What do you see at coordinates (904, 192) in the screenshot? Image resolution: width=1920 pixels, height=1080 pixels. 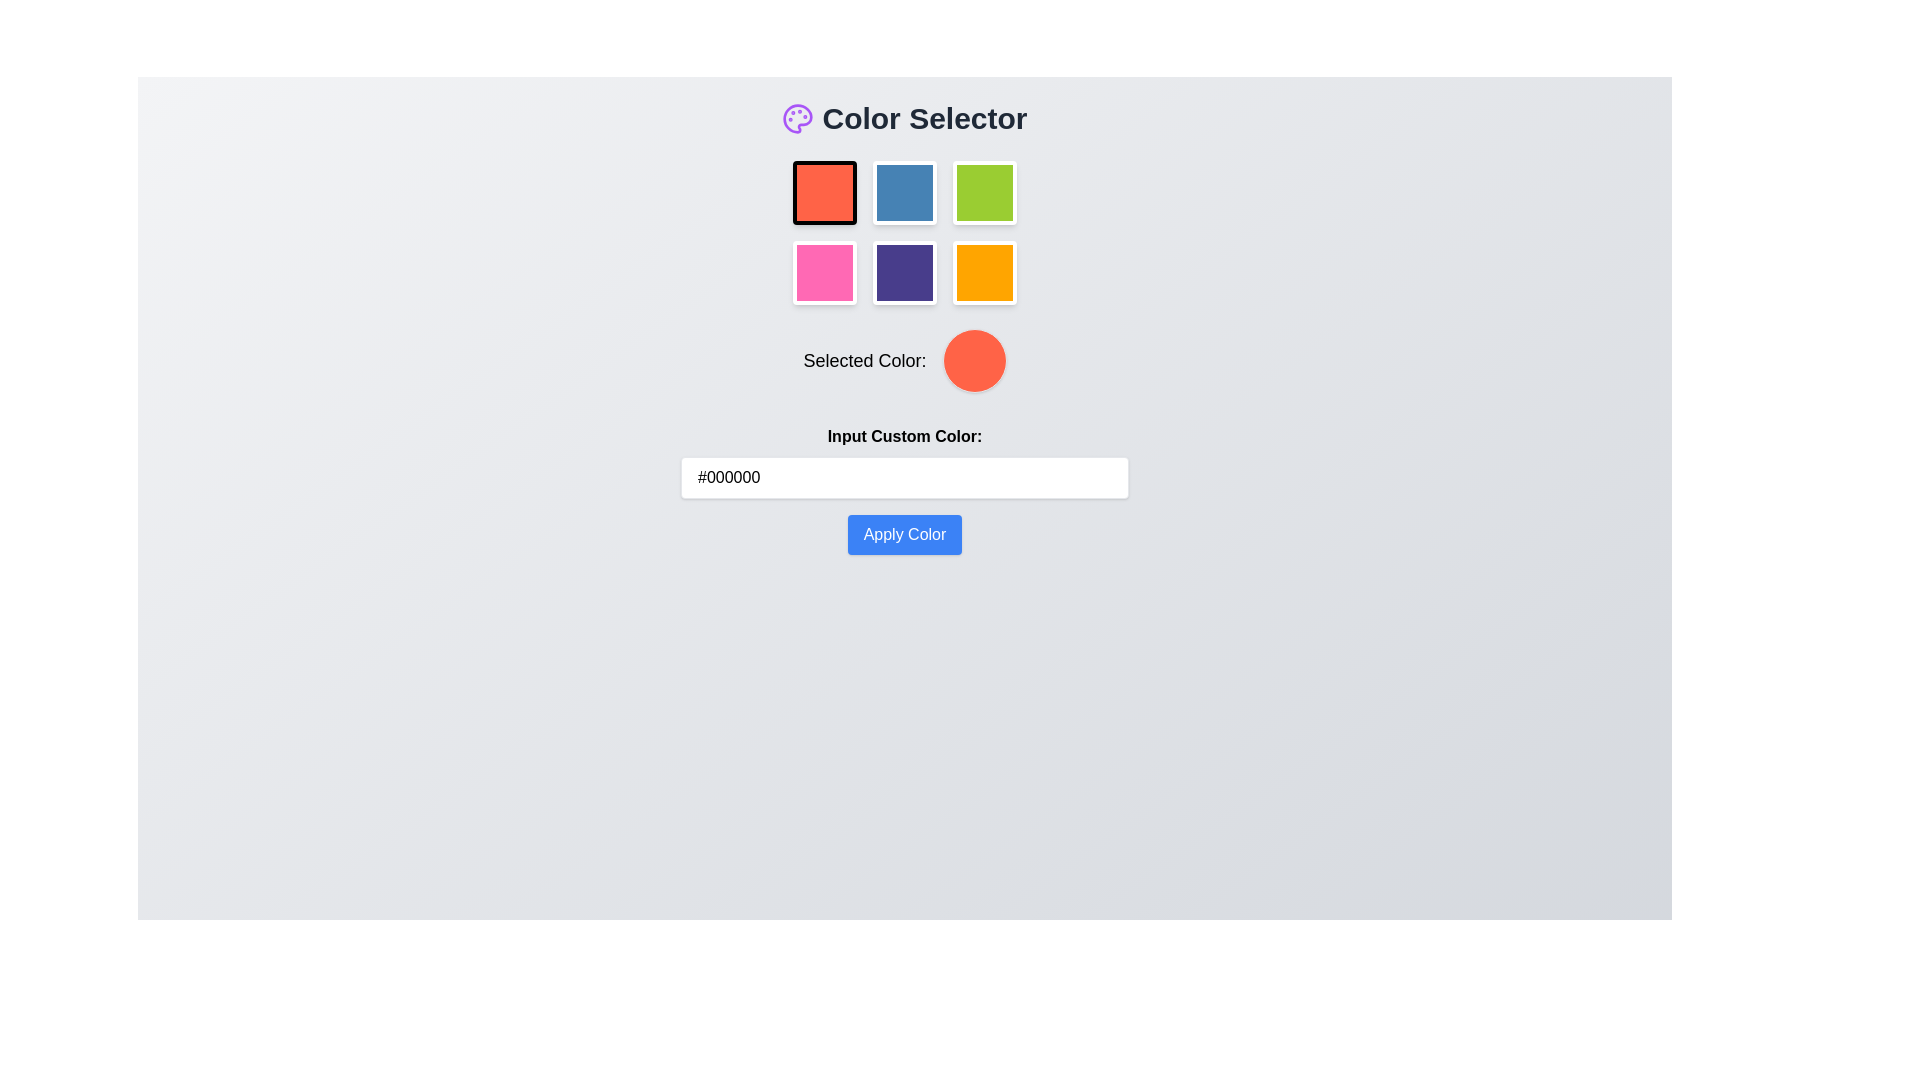 I see `the blue selectable color swatch located in the top row of the grid` at bounding box center [904, 192].